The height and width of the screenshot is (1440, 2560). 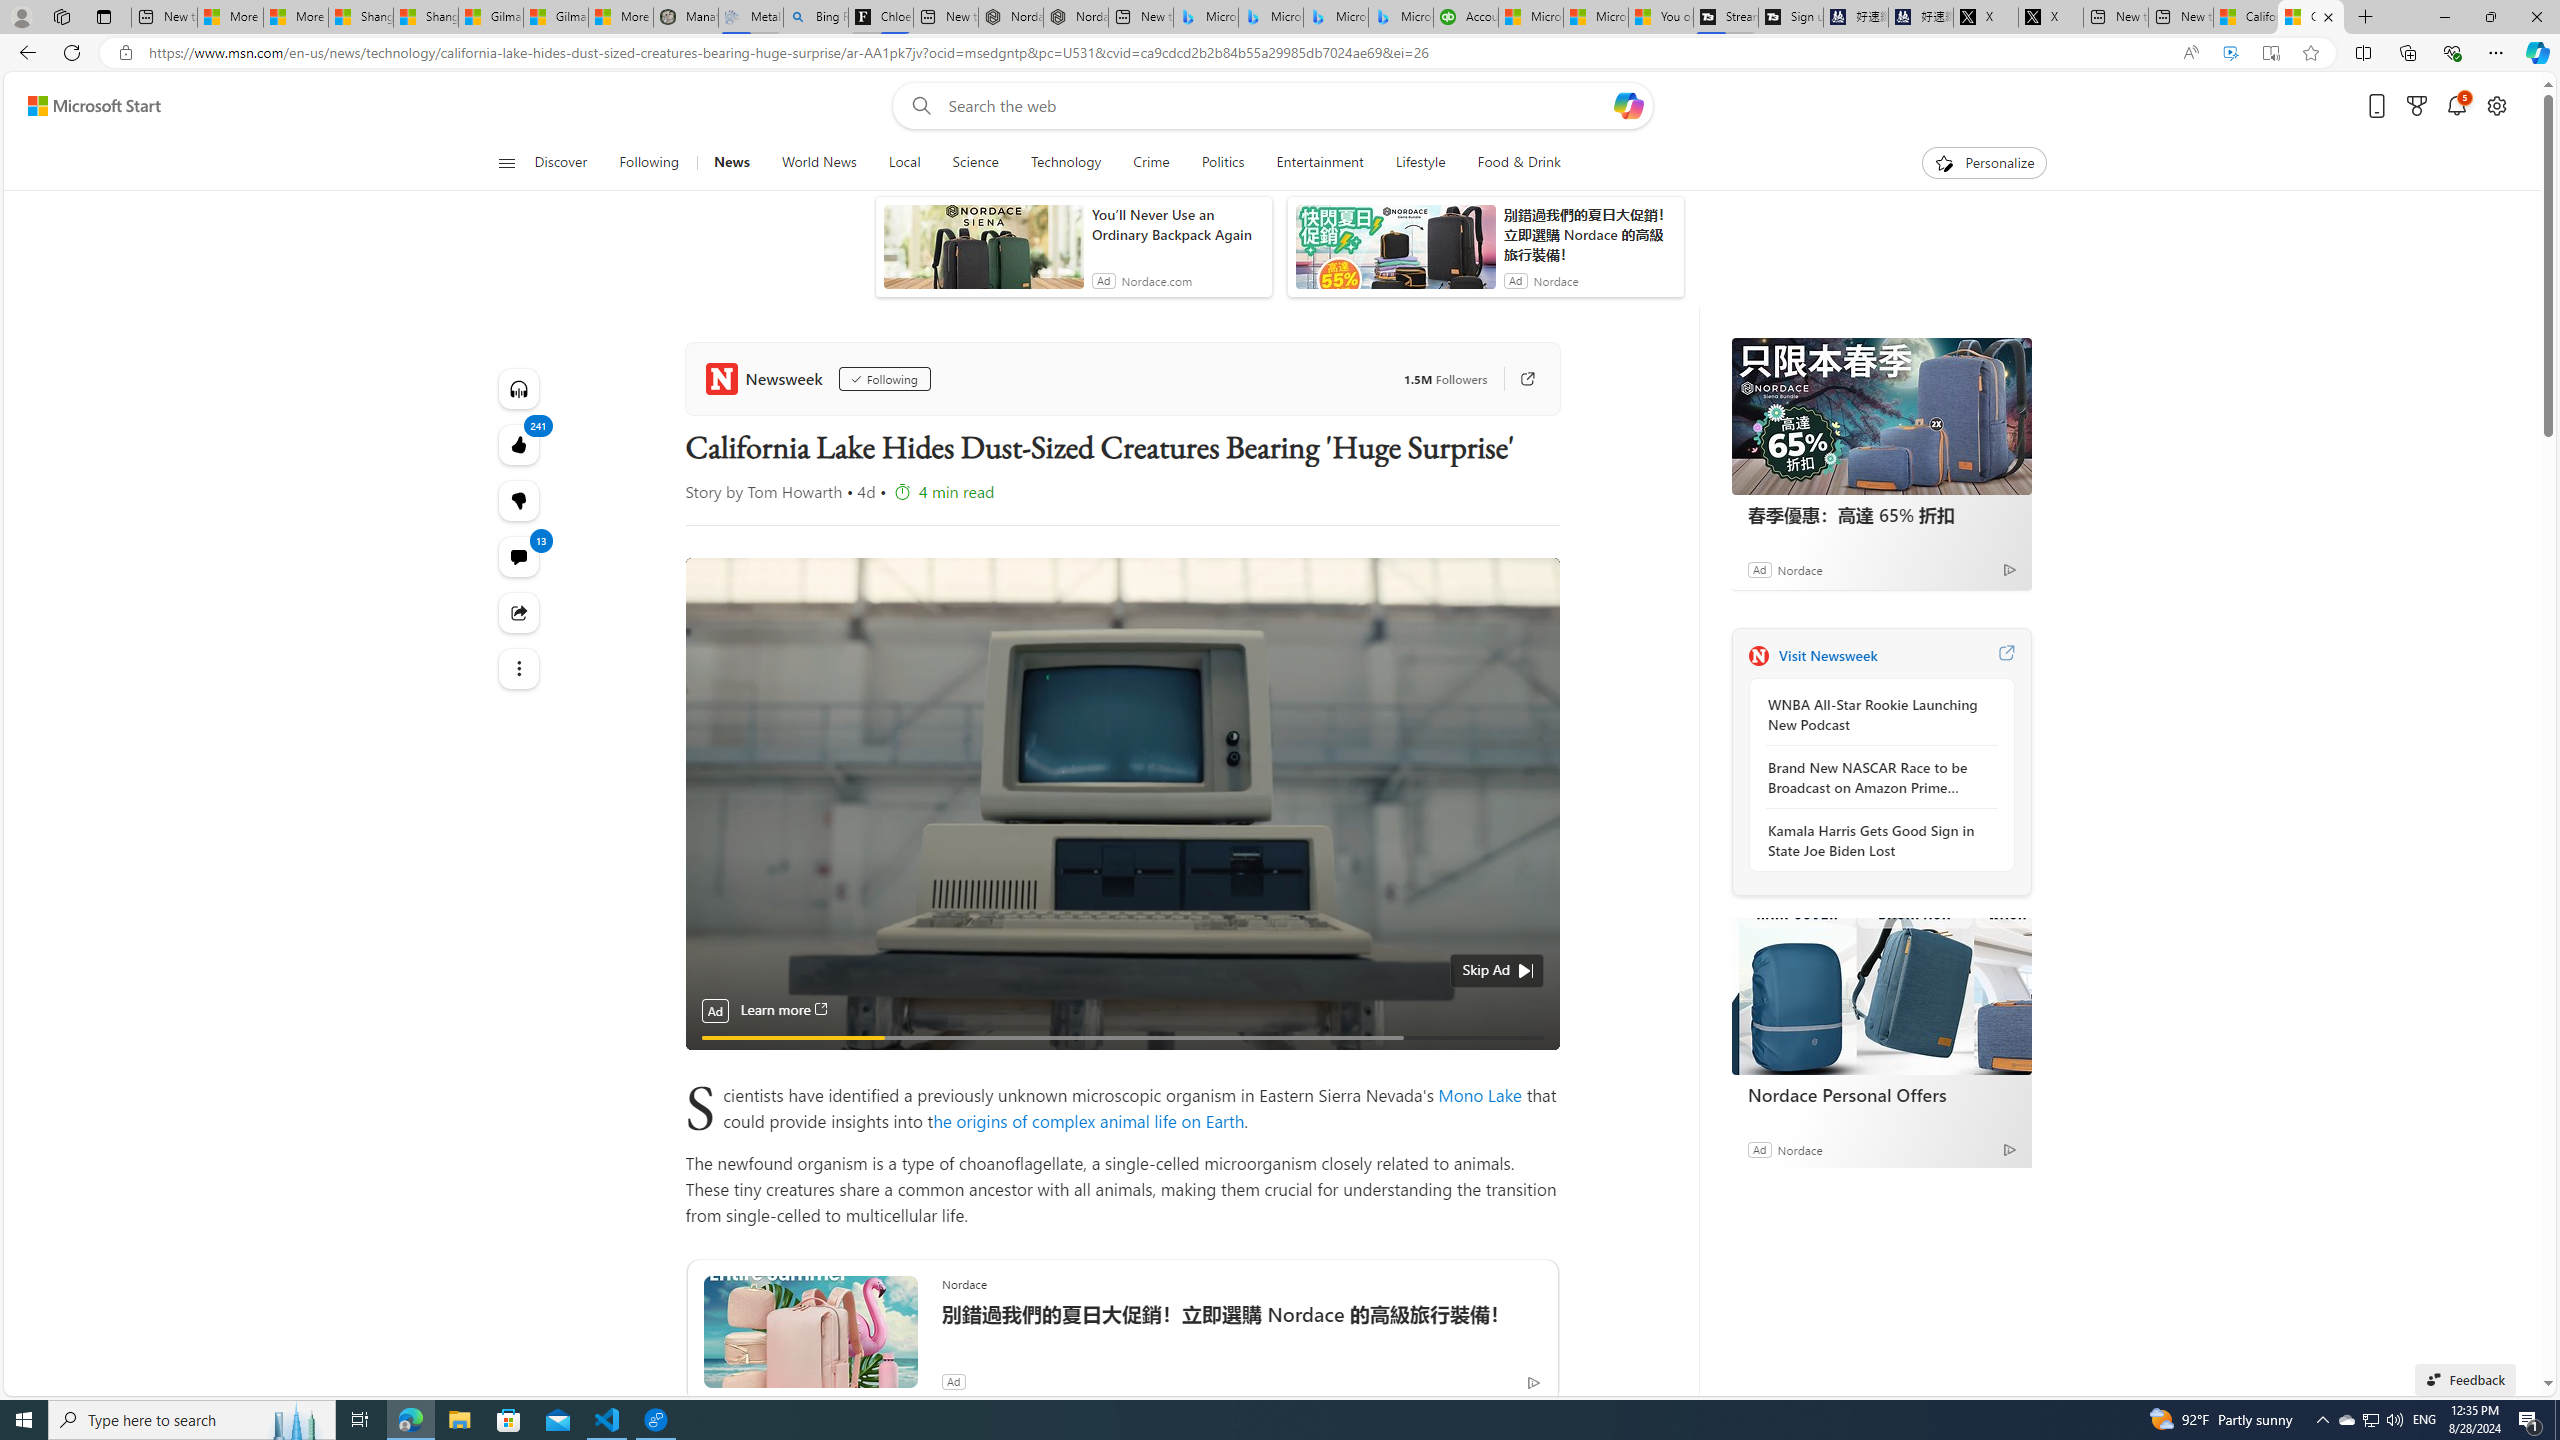 I want to click on 'Listen to this article', so click(x=518, y=387).